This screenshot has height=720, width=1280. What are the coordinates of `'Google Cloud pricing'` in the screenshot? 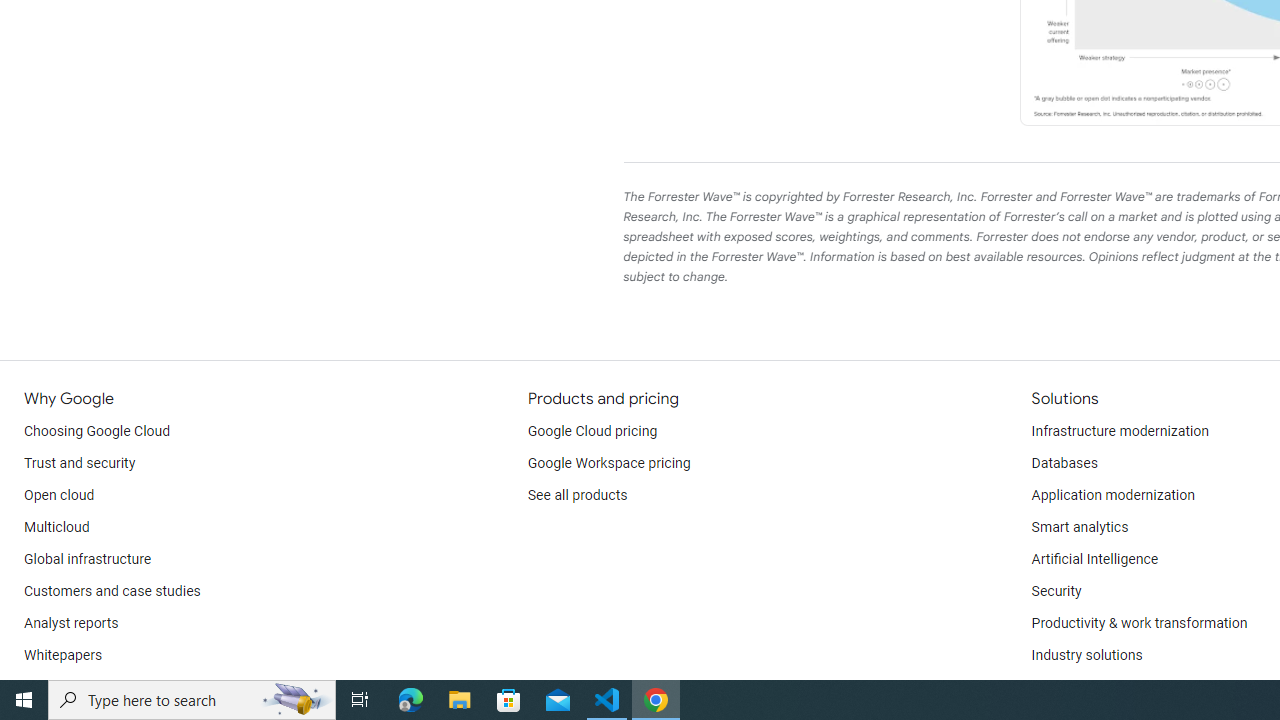 It's located at (591, 431).